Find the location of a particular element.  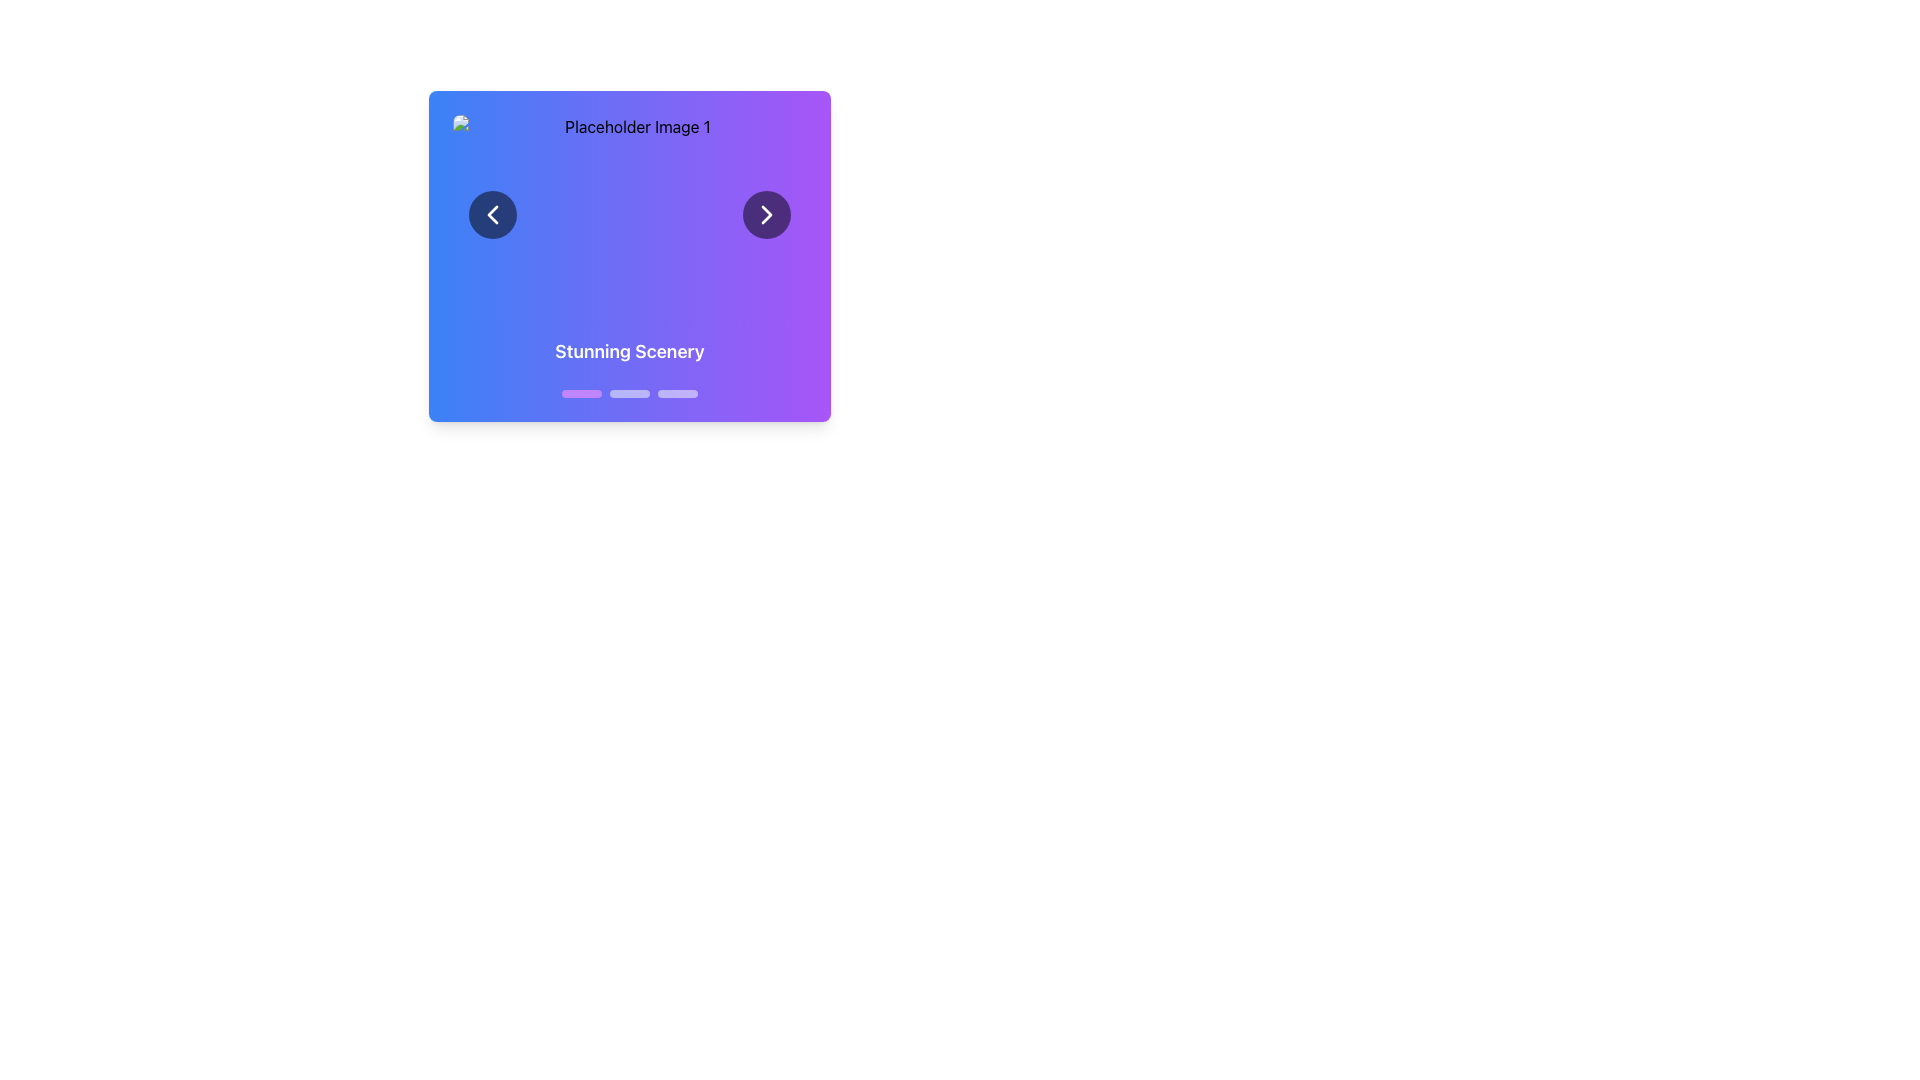

the left-pointing chevron icon inside the circular navigation button is located at coordinates (493, 213).